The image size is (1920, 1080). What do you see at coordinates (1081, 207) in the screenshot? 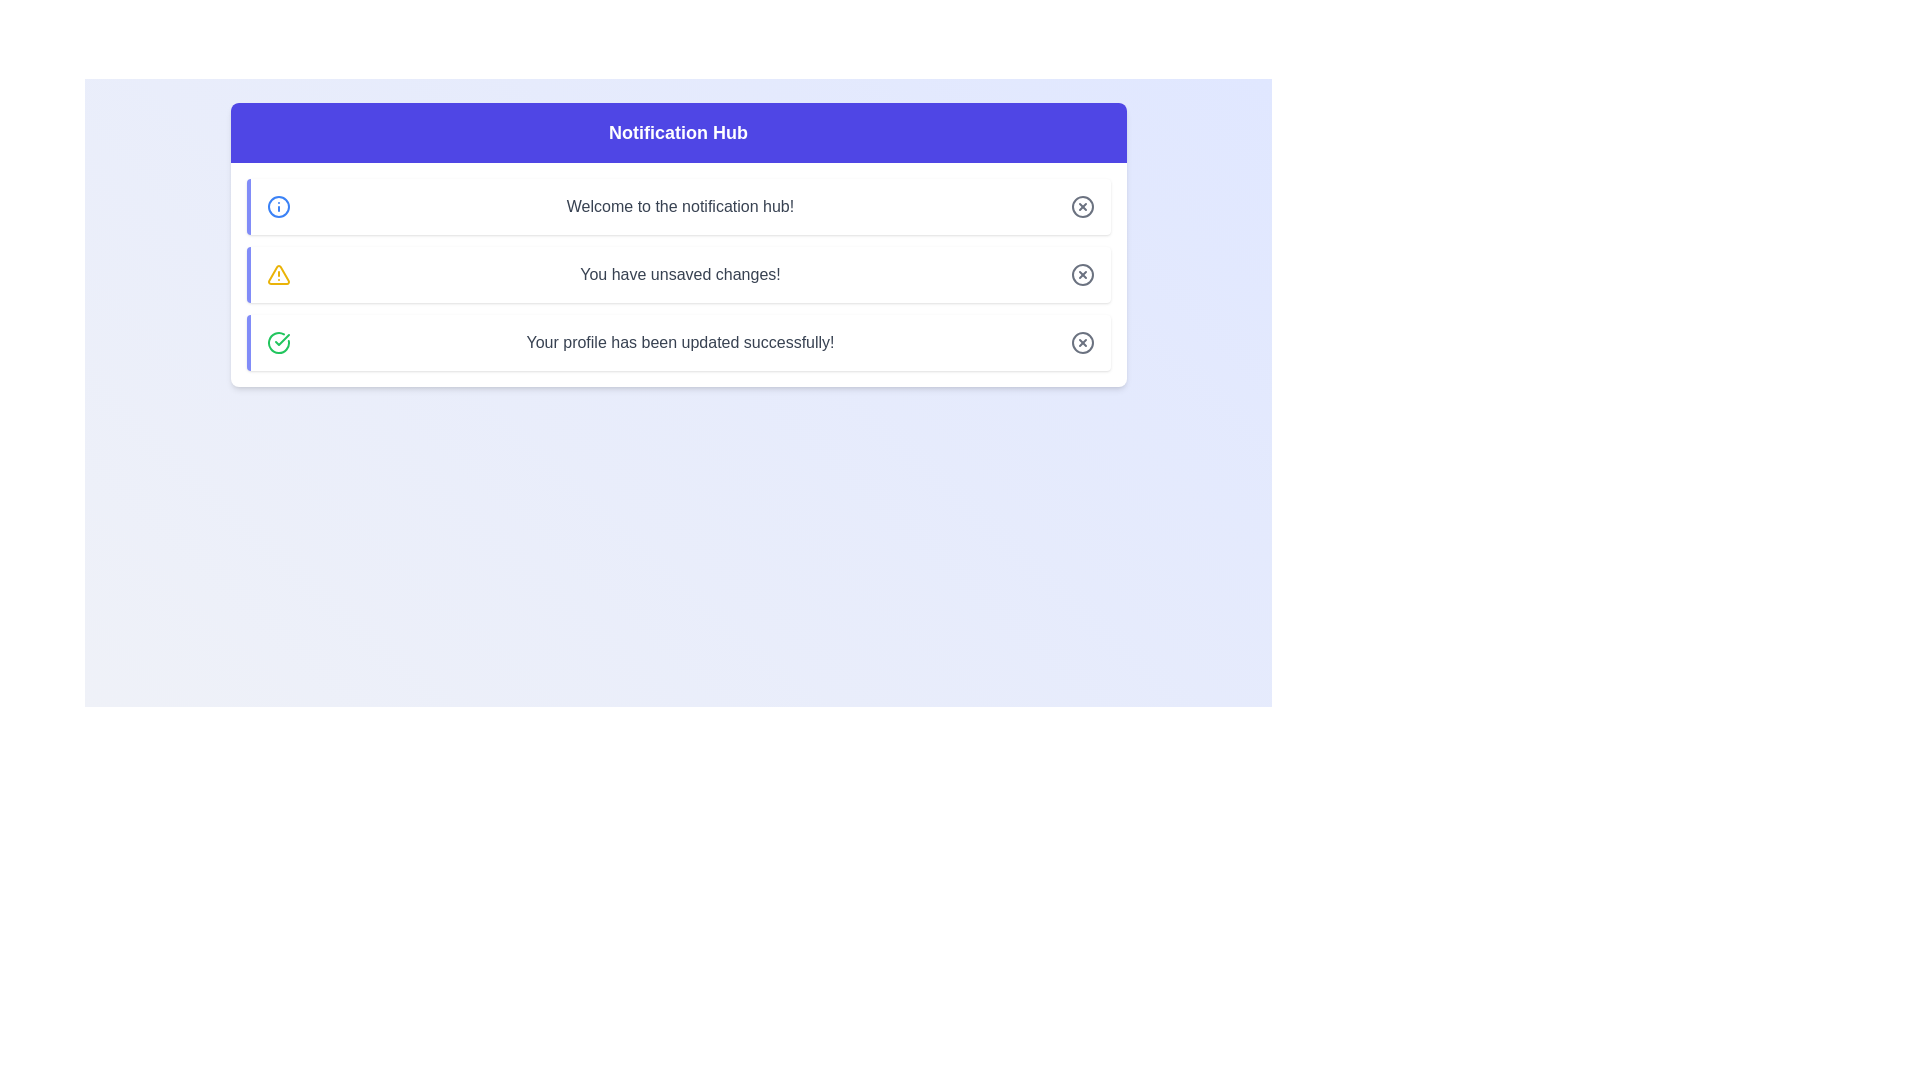
I see `the circular vector graphic with a thin stroke, located inside the 'X' mark icon at the far right of the first notification entry labeled 'Welcome to the notification hub!'` at bounding box center [1081, 207].